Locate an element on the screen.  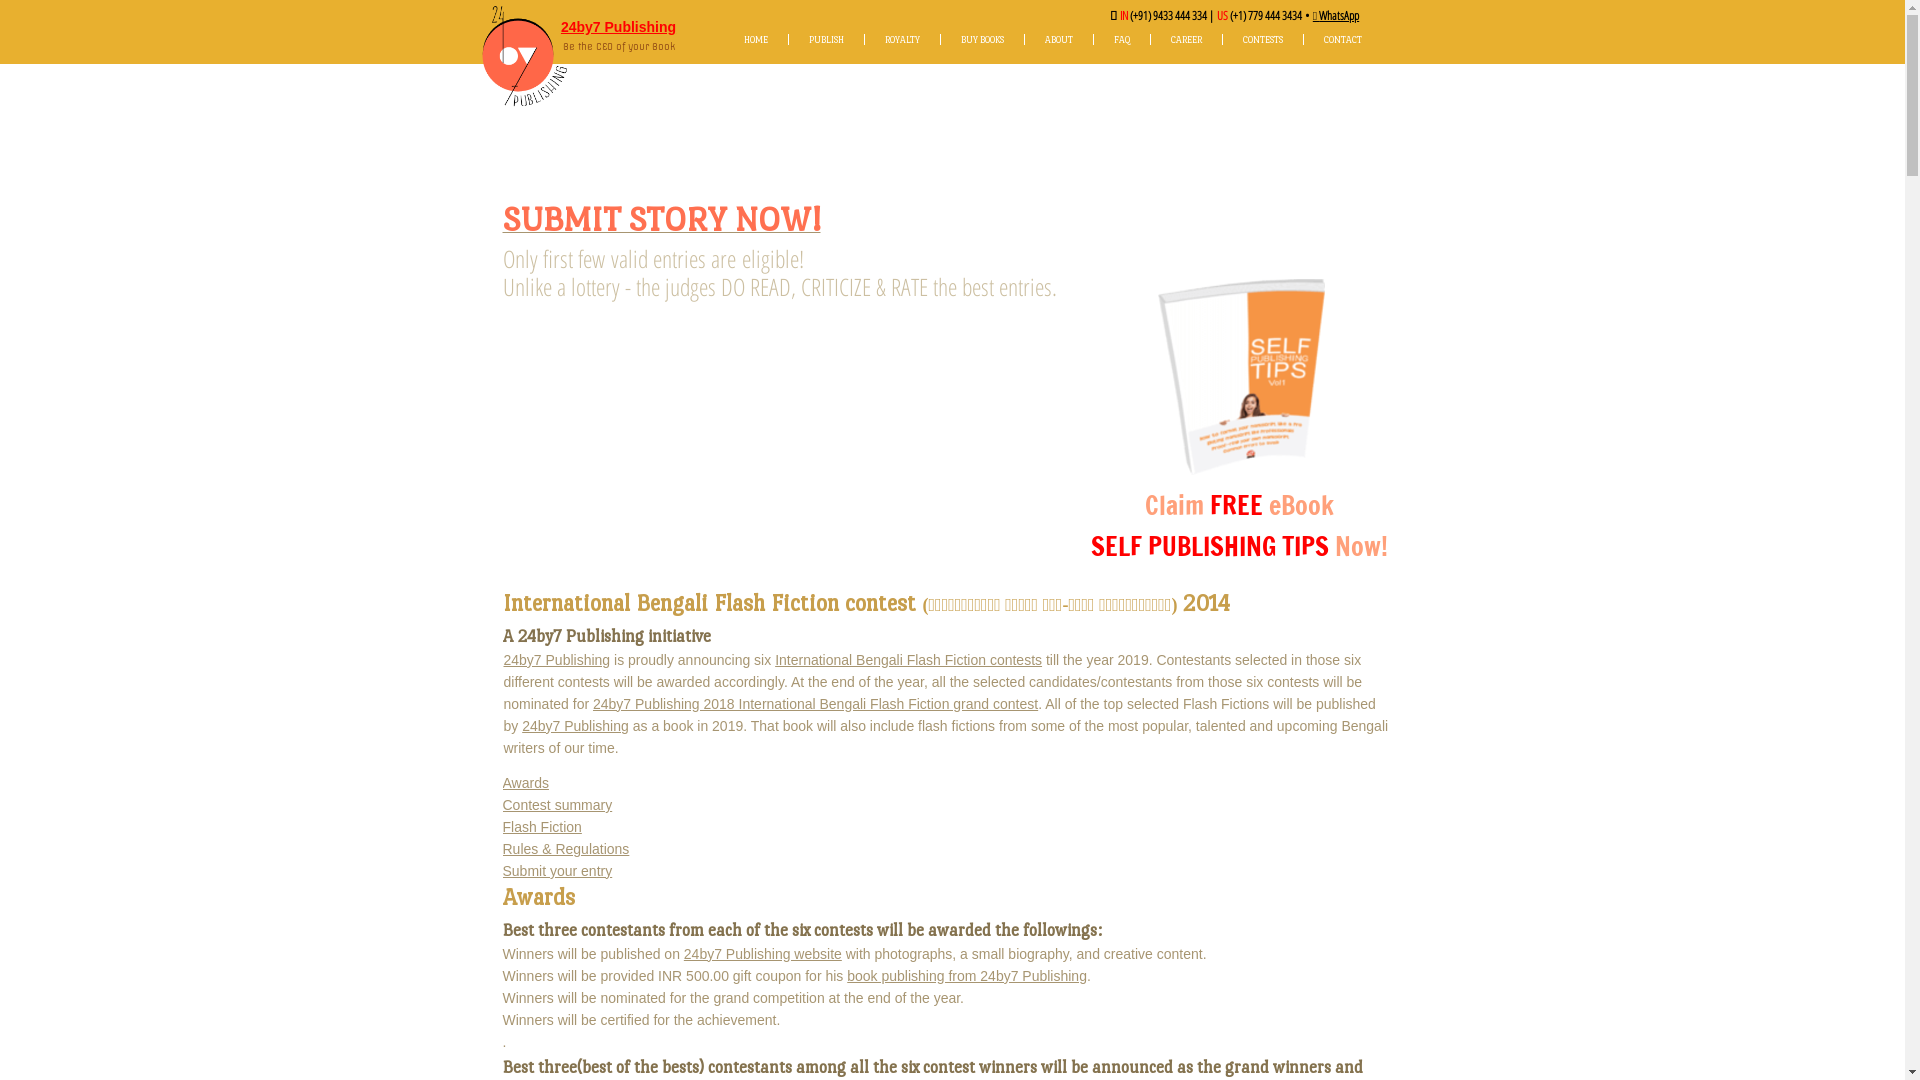
'ABOUT' is located at coordinates (1057, 39).